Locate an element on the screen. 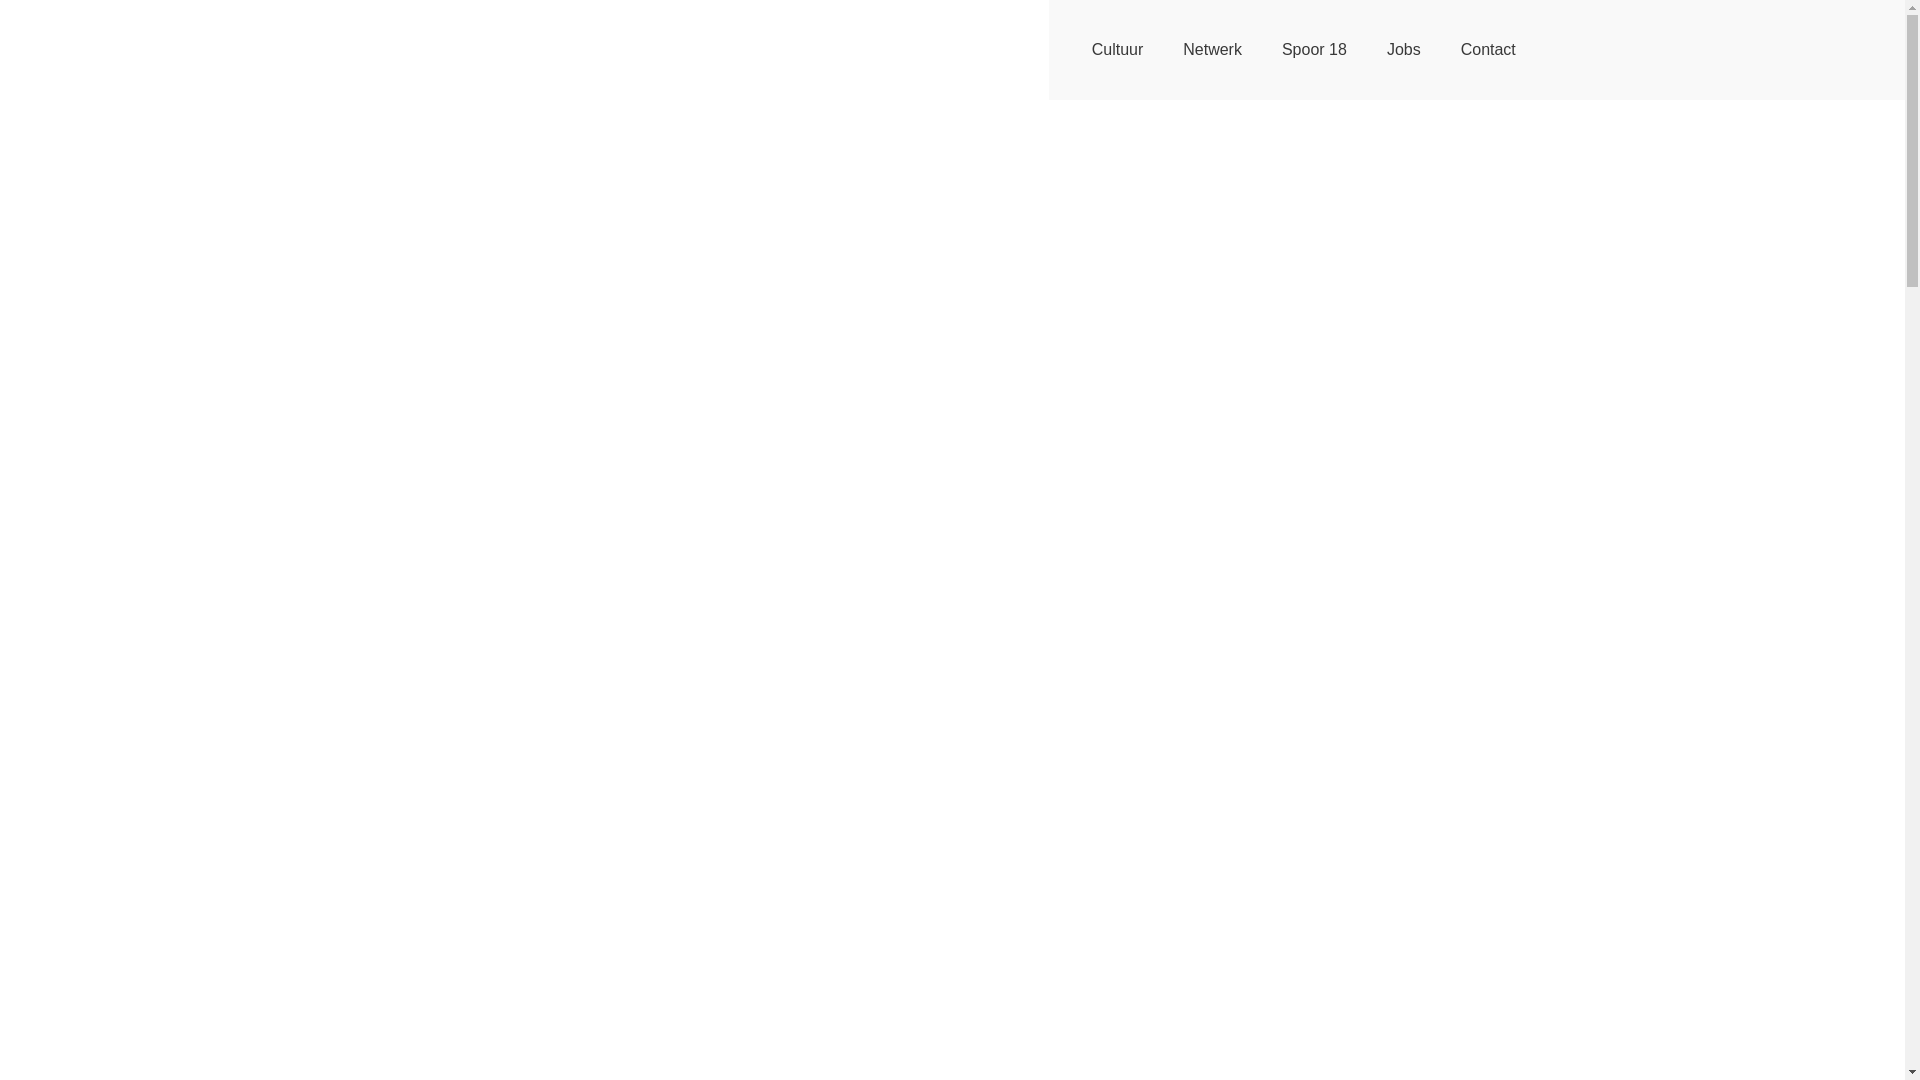 The width and height of the screenshot is (1920, 1080). 'Jobs' is located at coordinates (1366, 49).